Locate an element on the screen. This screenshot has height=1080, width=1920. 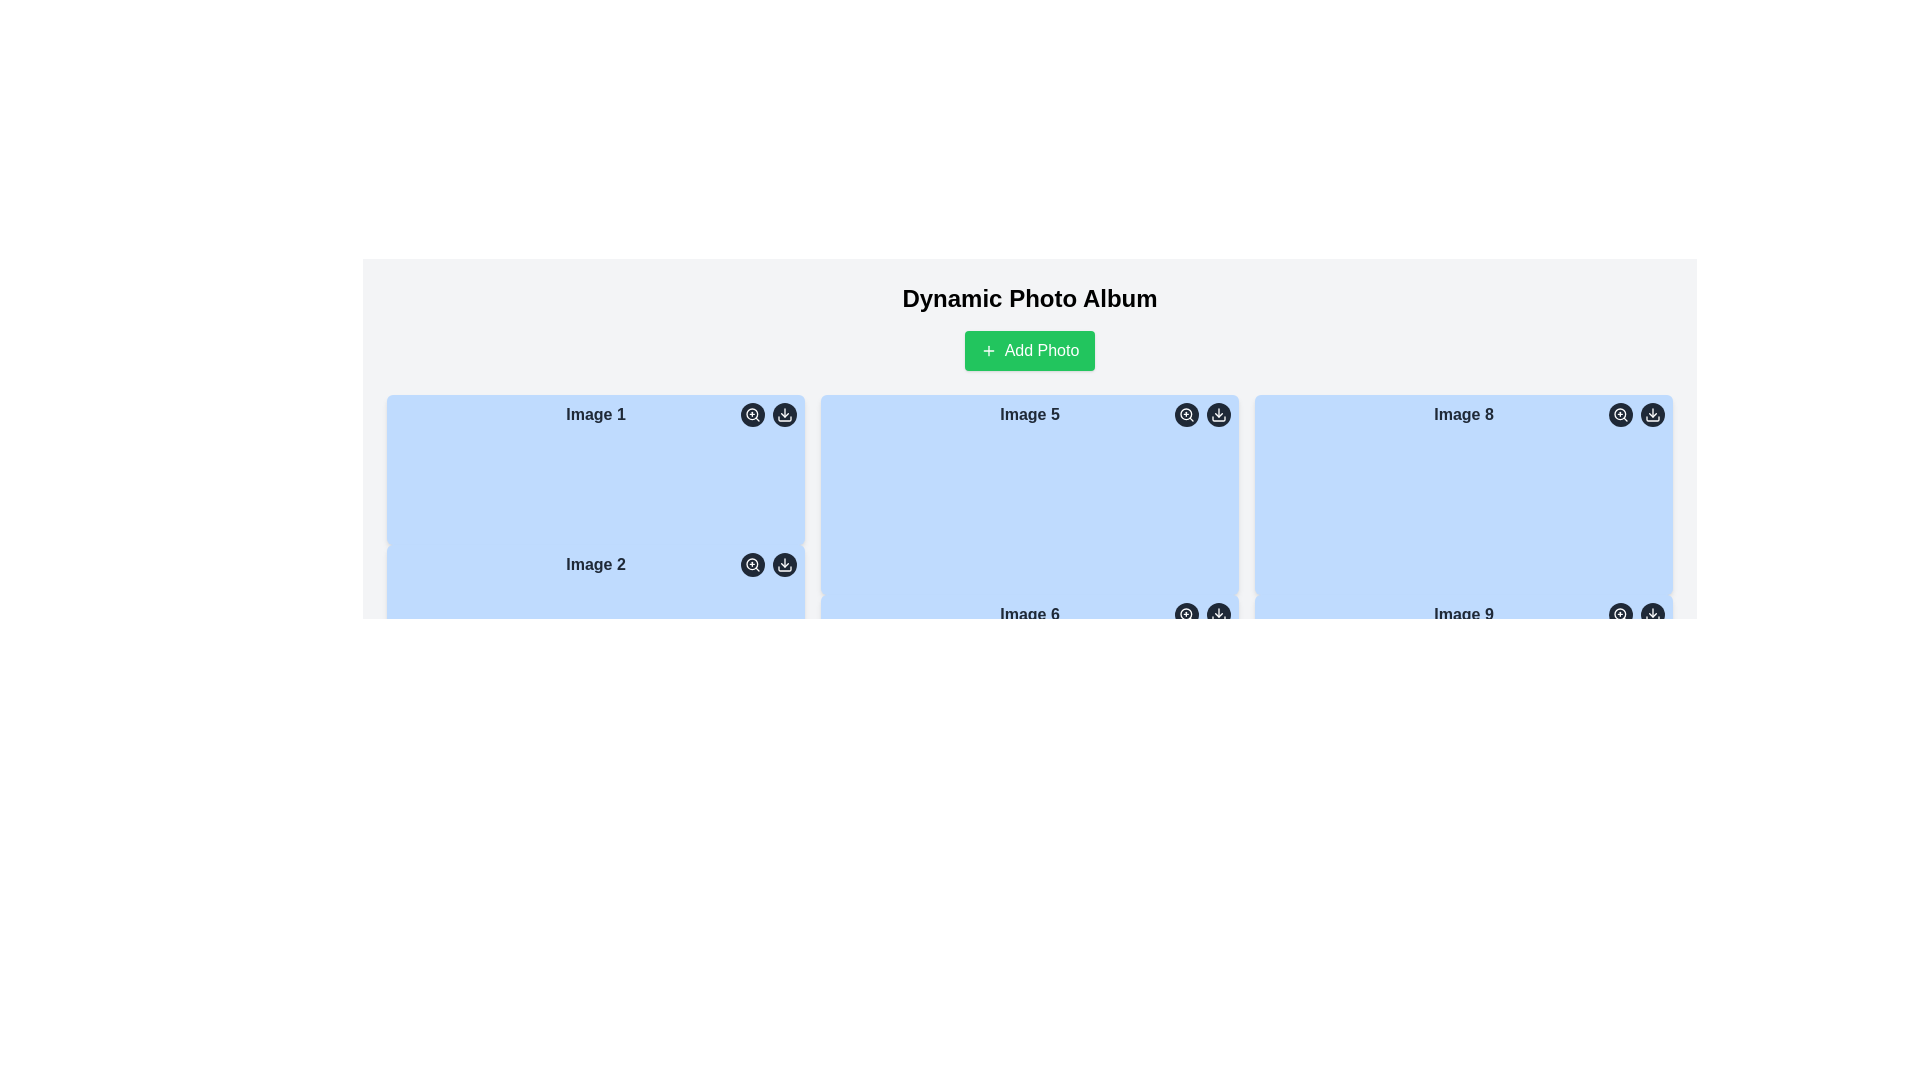
the circular button with a gray background and magnifying glass icon, located at the top-right corner of the panel associated with 'Image 8' is located at coordinates (1621, 414).